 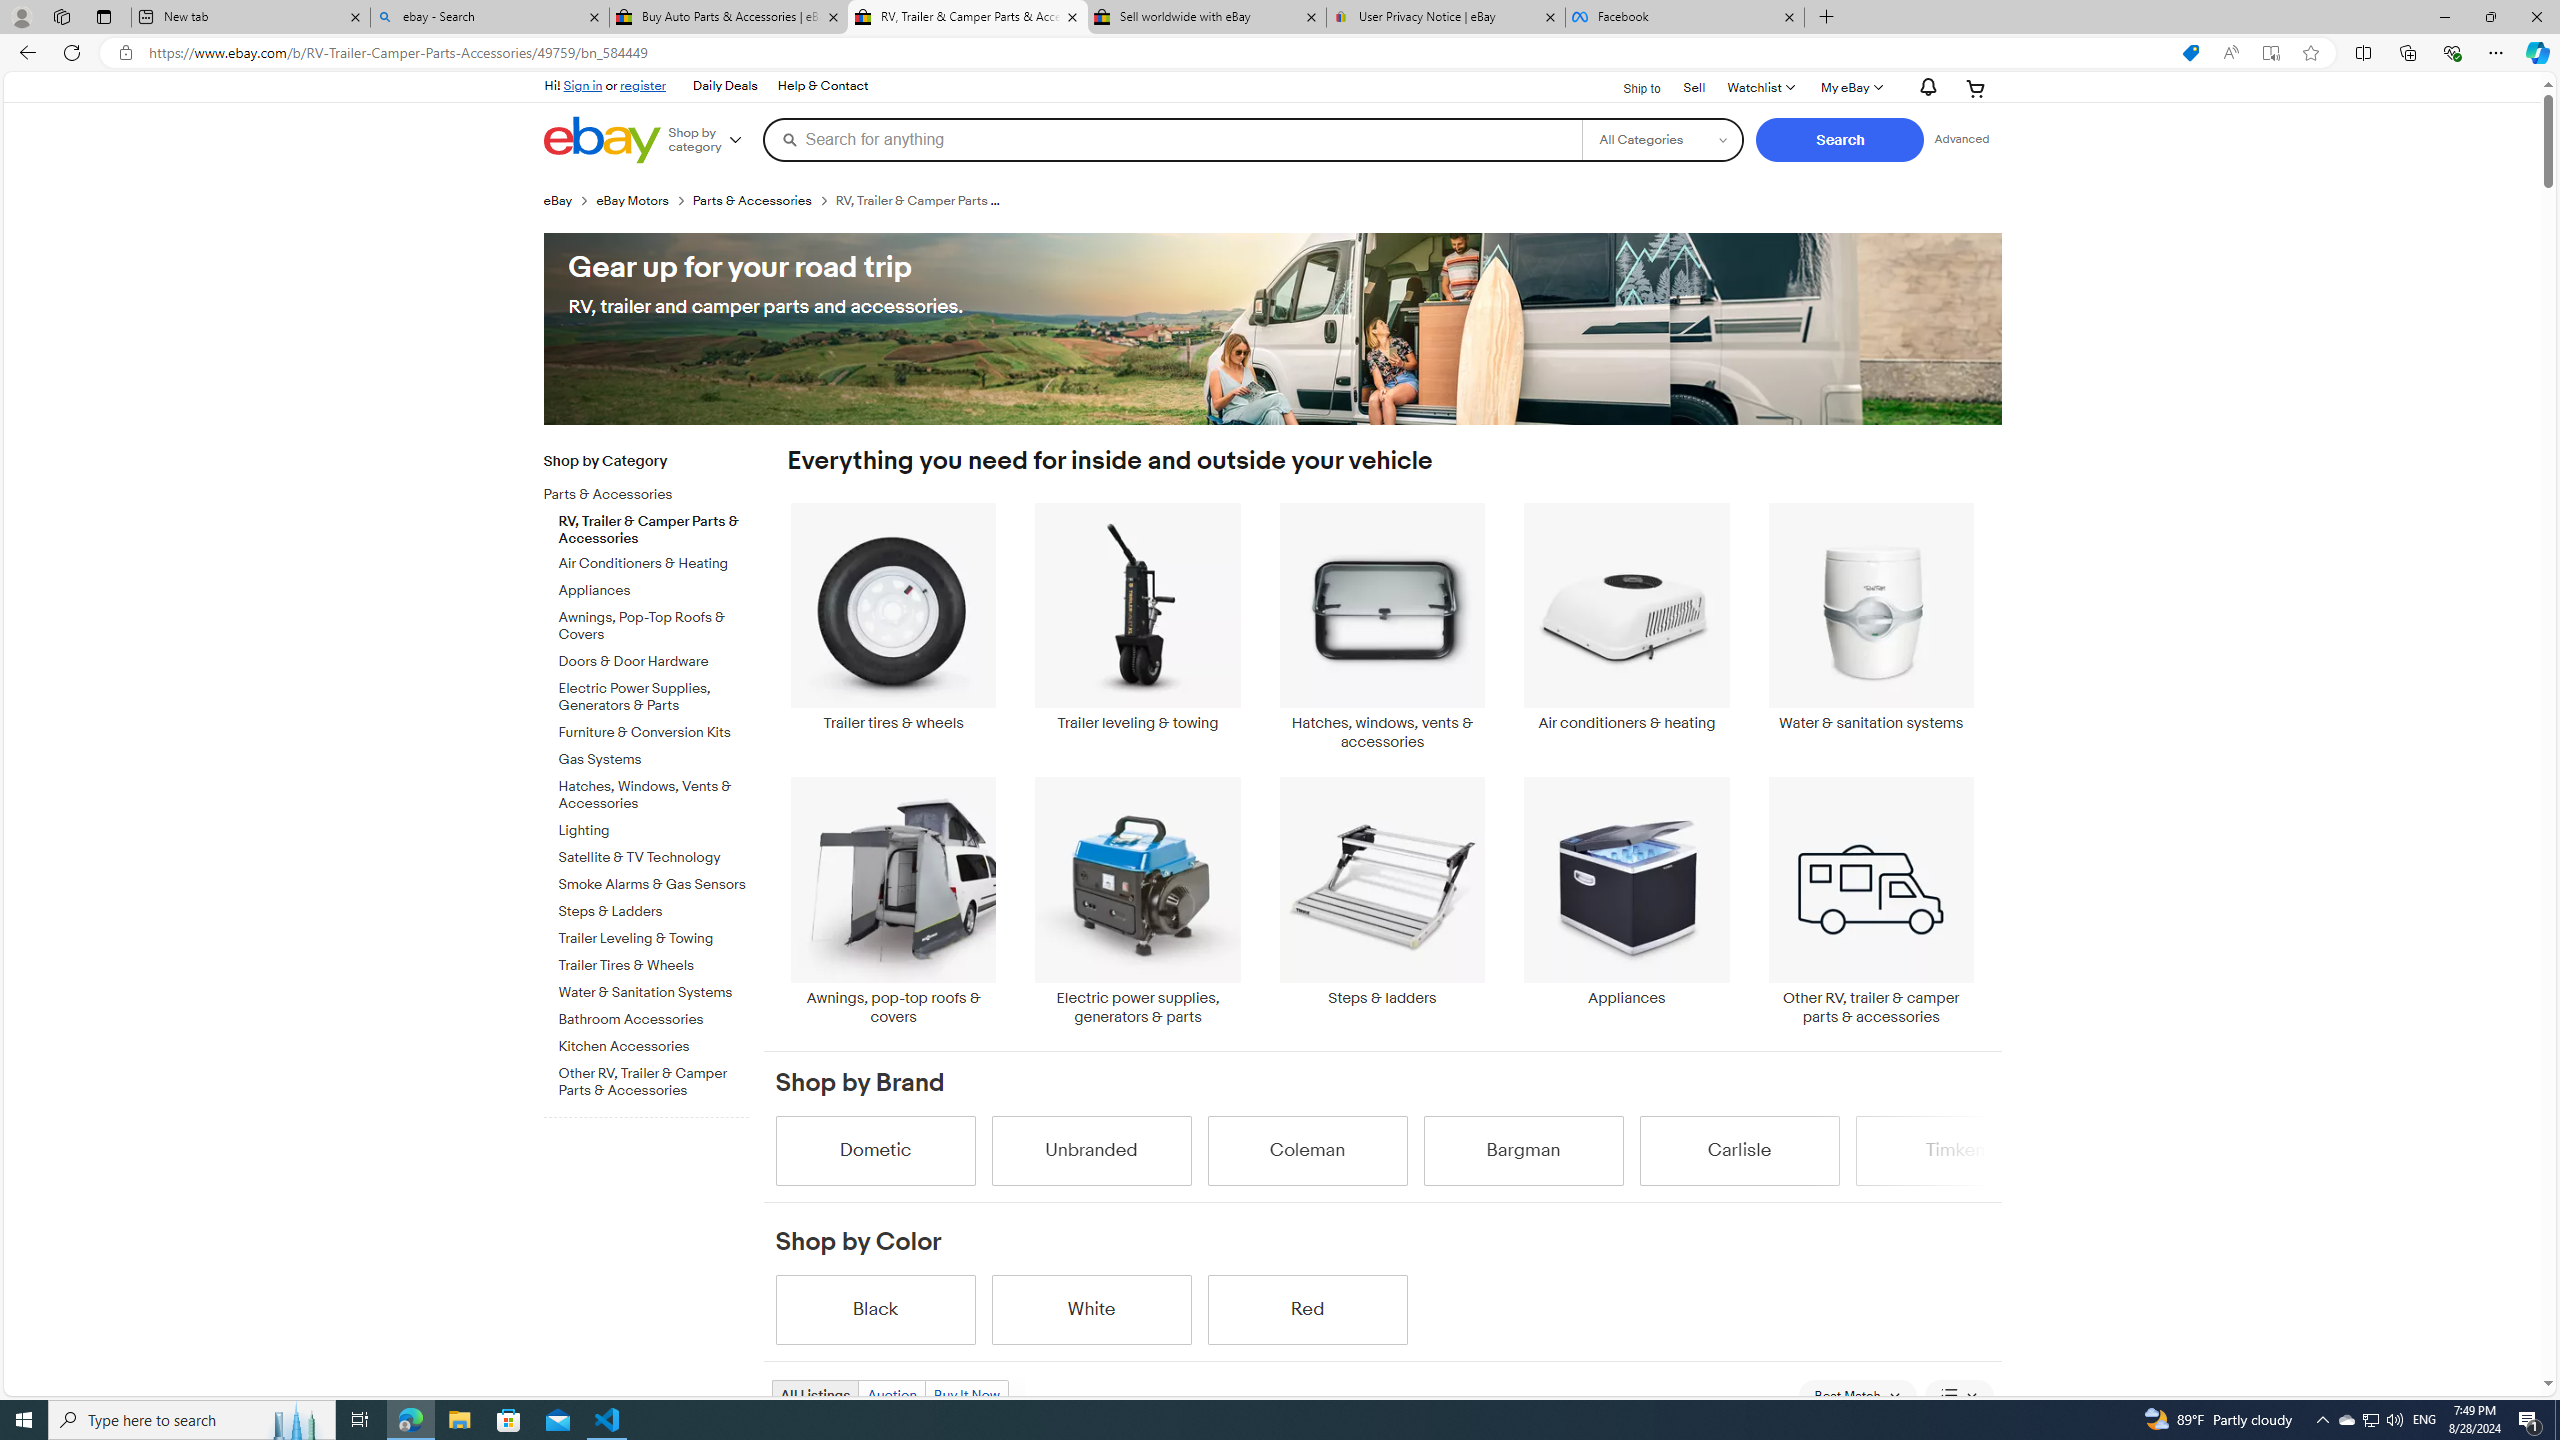 What do you see at coordinates (249, 16) in the screenshot?
I see `'New tab'` at bounding box center [249, 16].